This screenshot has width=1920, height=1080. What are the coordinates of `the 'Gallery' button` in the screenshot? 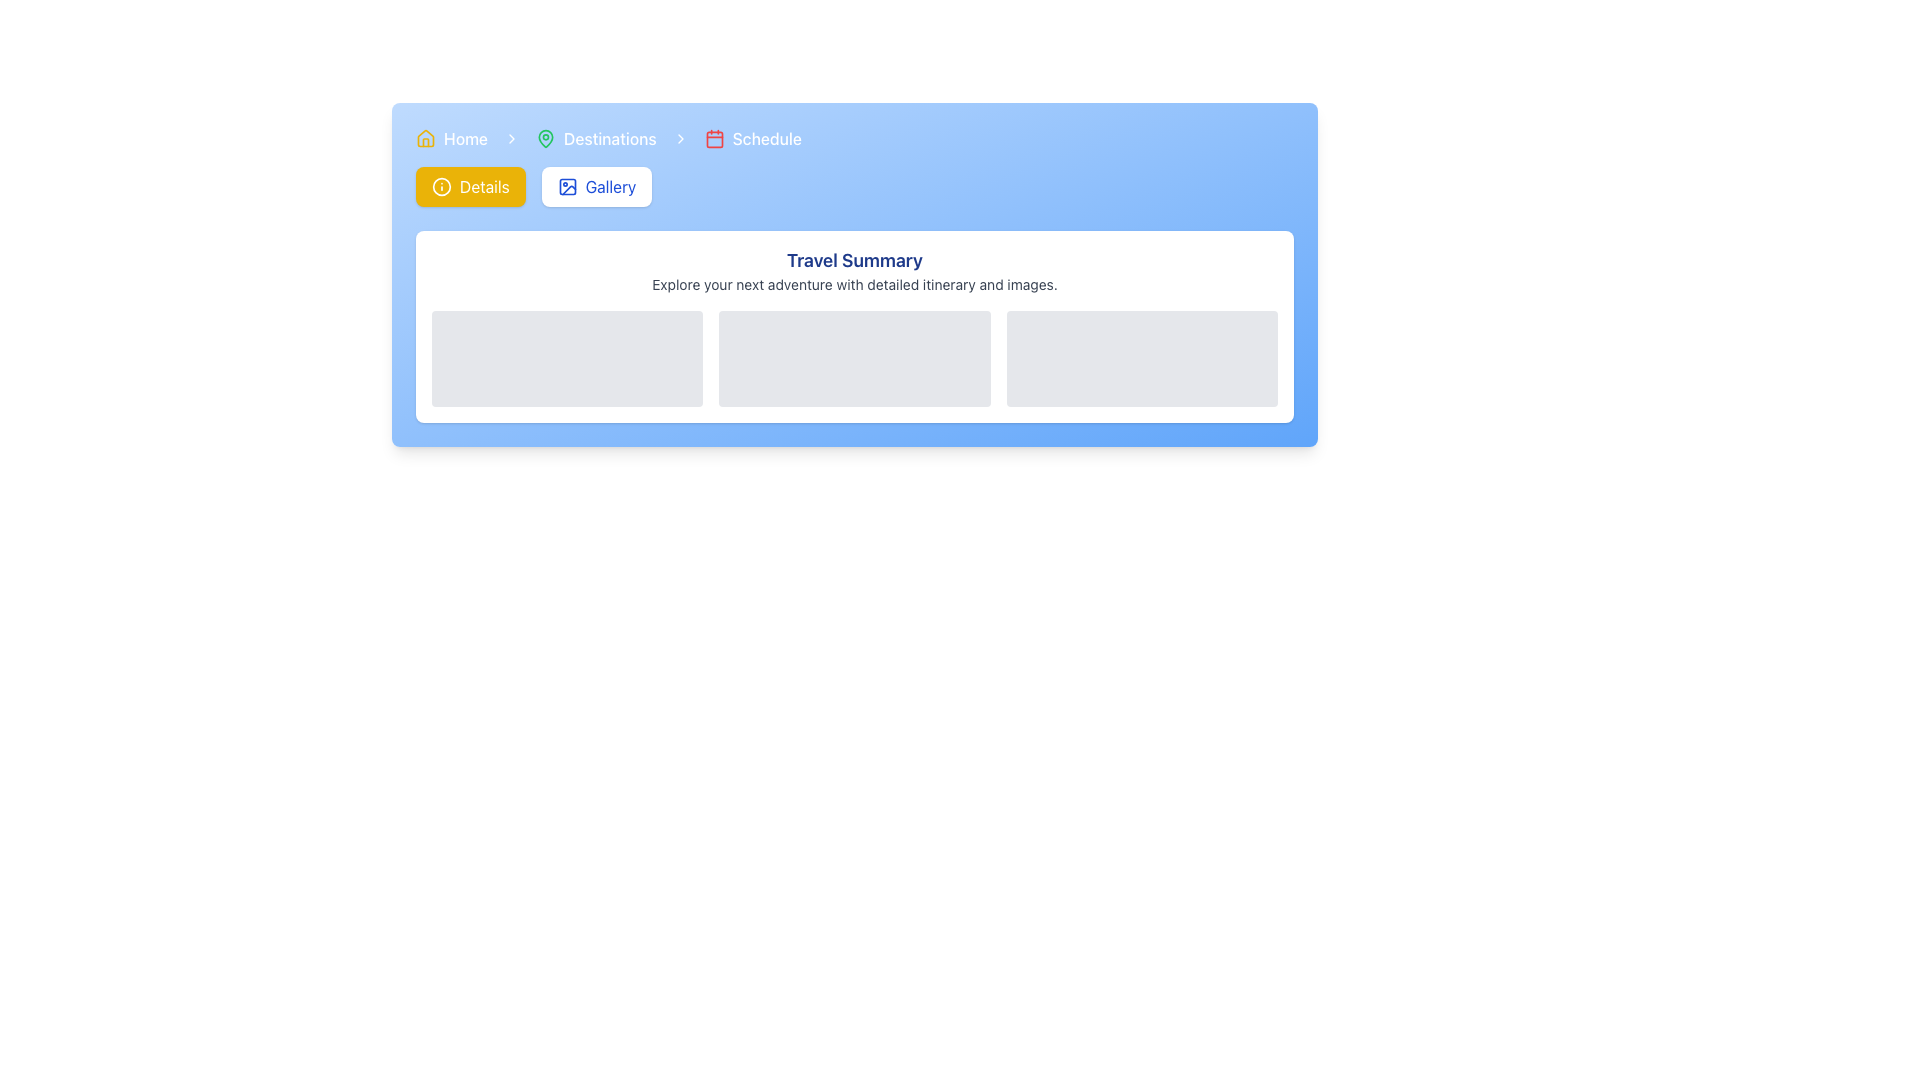 It's located at (595, 186).